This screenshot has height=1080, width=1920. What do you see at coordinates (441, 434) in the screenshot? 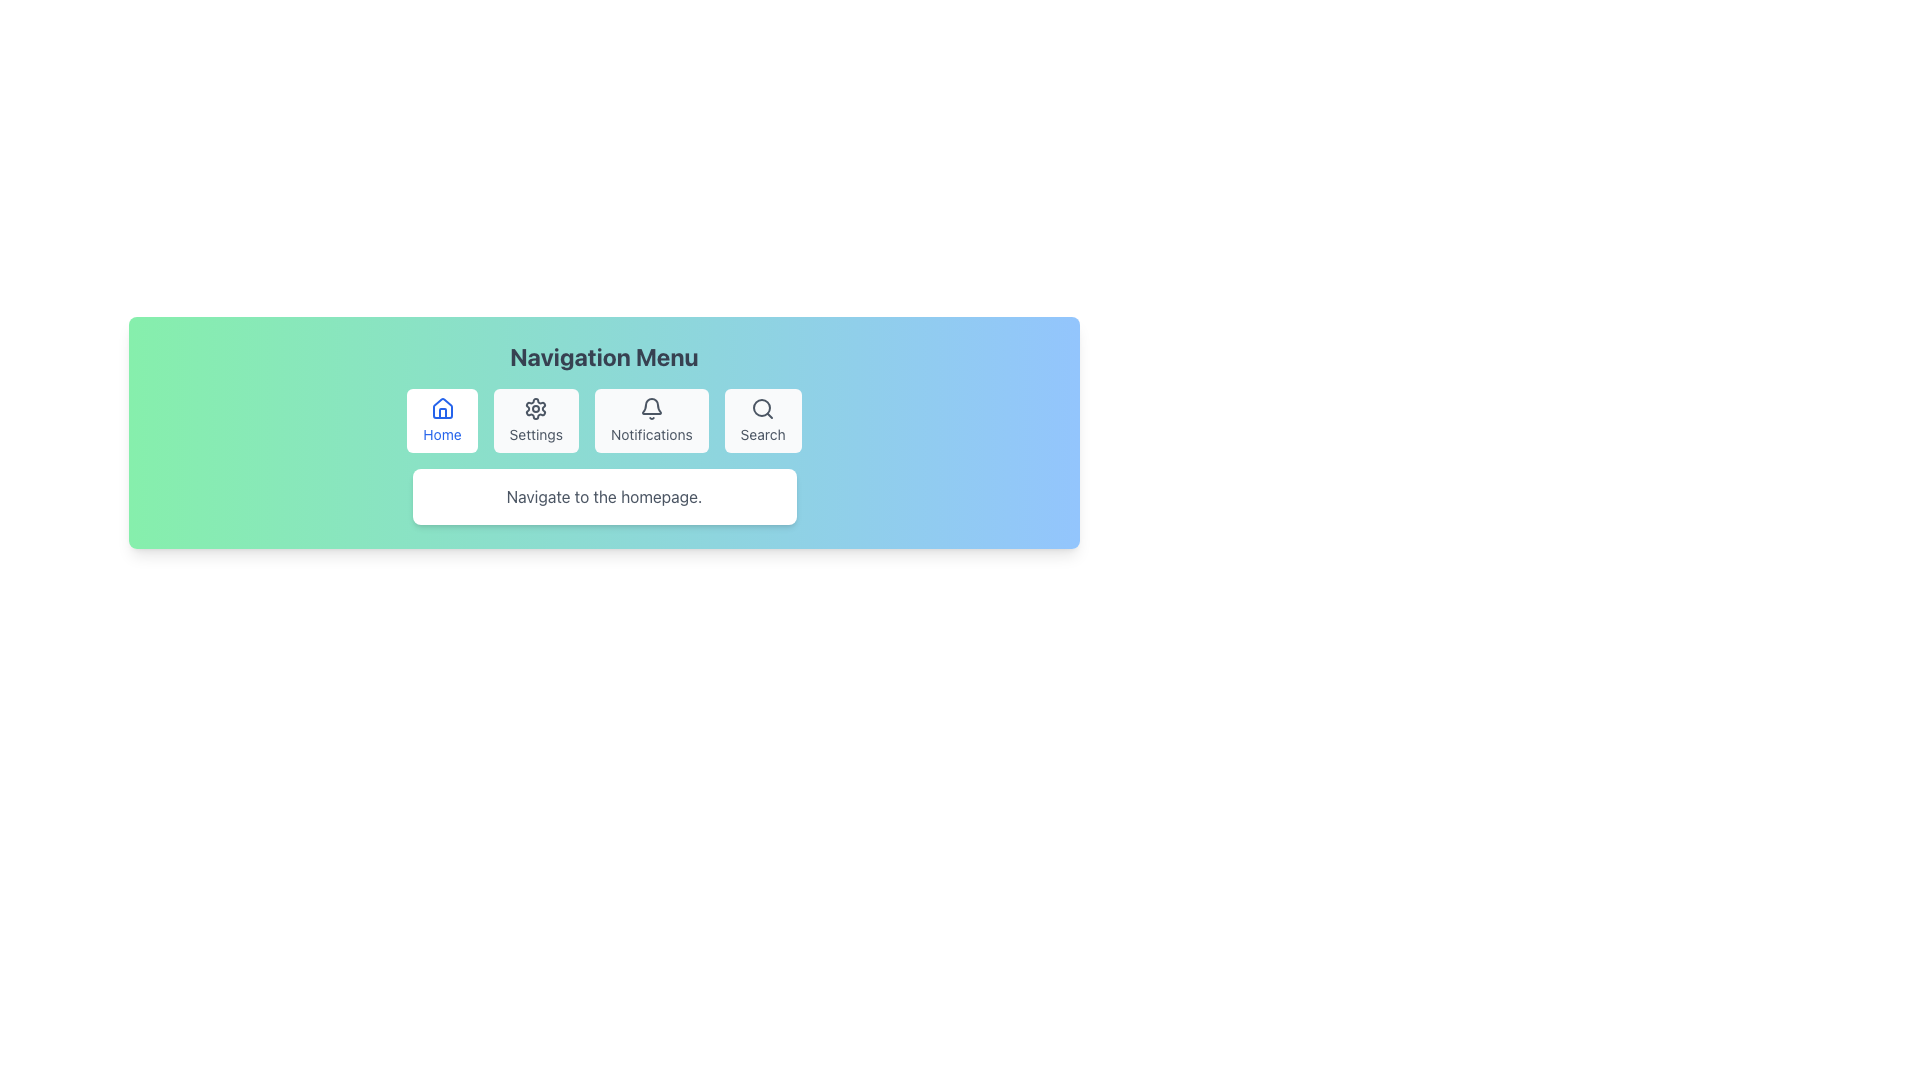
I see `the 'Home' text label located beneath the house-shaped icon in the navigation menu` at bounding box center [441, 434].